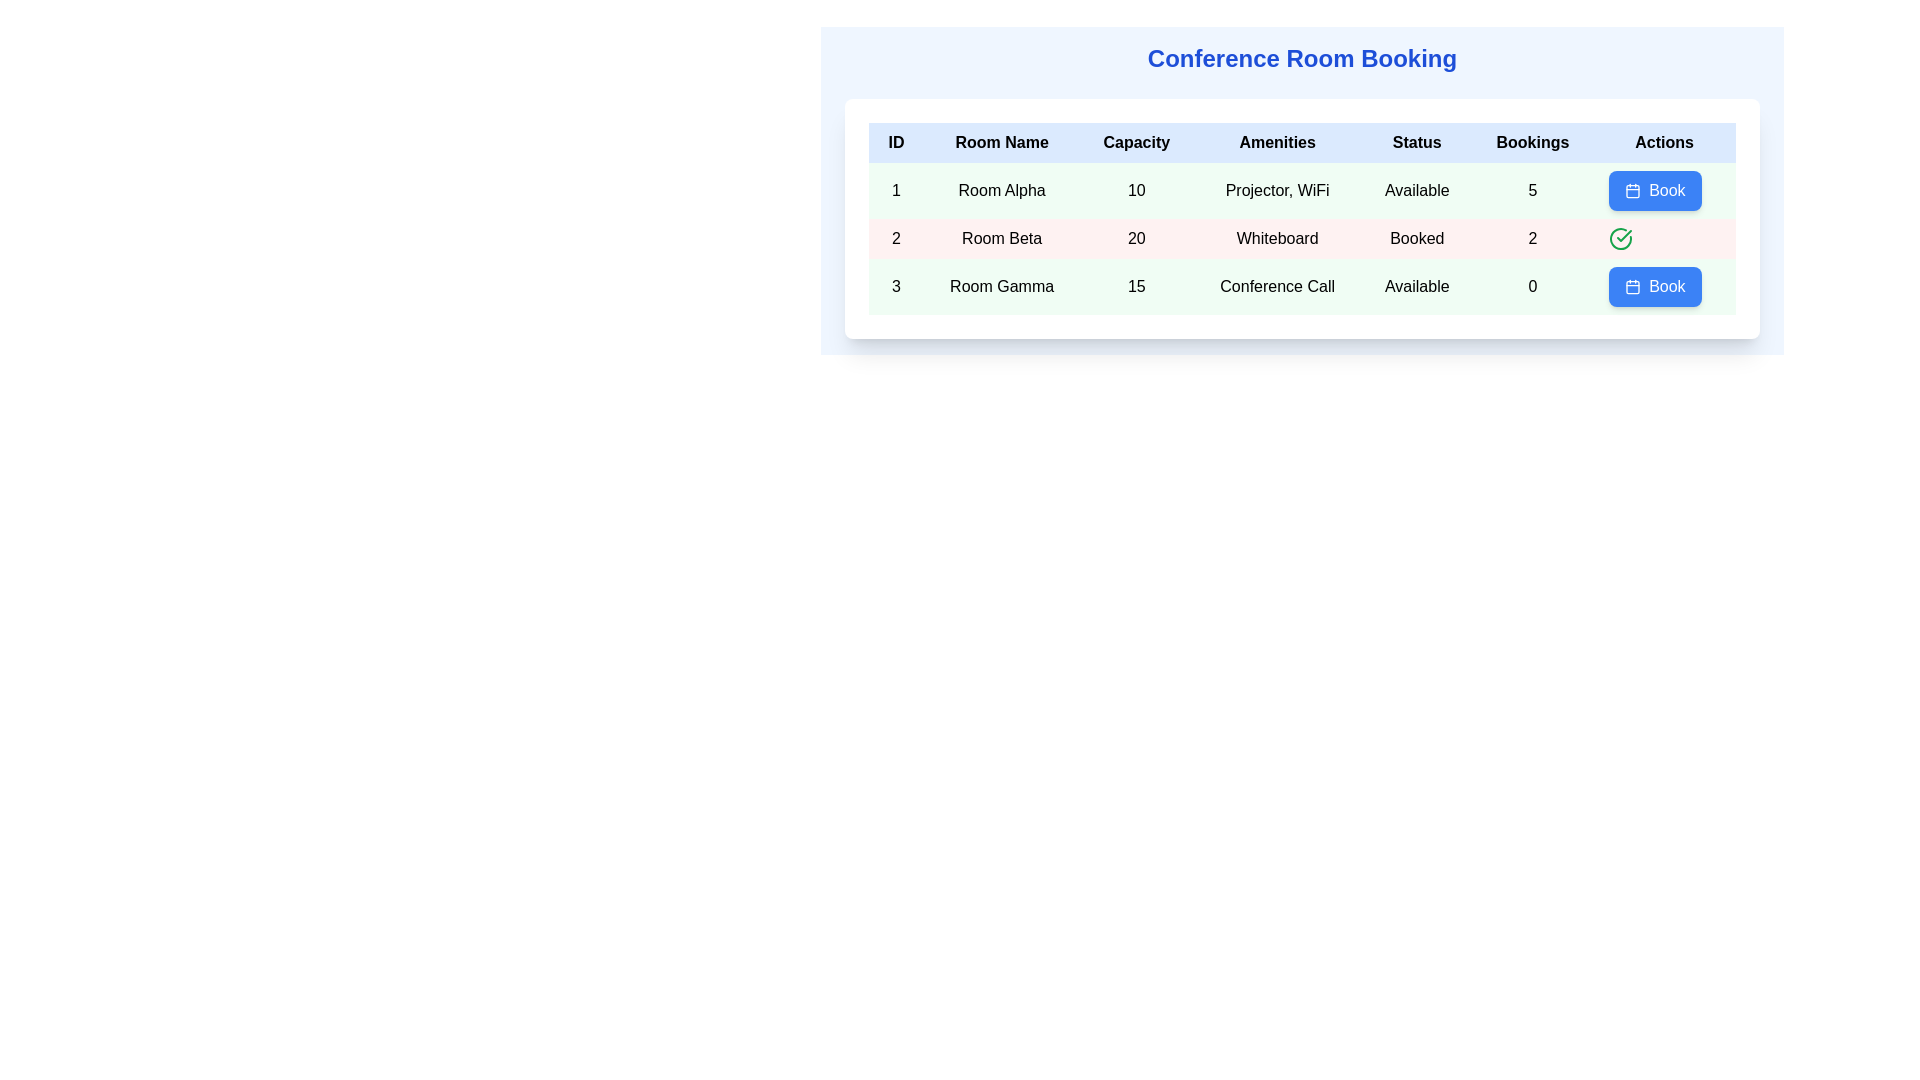 This screenshot has height=1080, width=1920. I want to click on the Text display showing the number '5' in bold, located in the sixth column of the first data row of the table with a light green background, so click(1531, 191).